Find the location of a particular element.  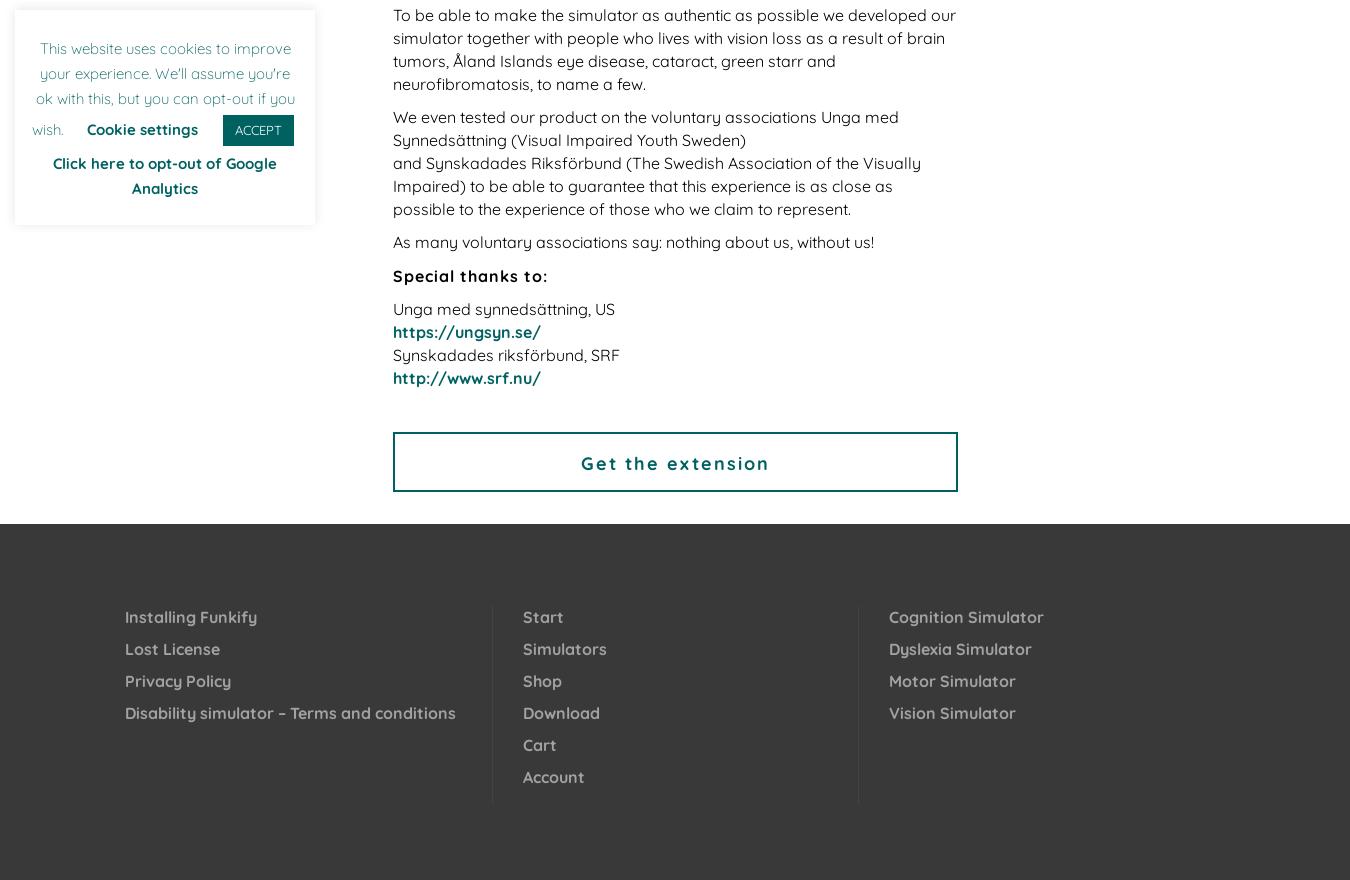

'We even tested our product on the voluntary associations Unga med Synnedsättning (Visual Impaired Youth Sweden) and Synskadades Riksförbund (The Swedish Association of the Visually Impaired) to be able to guarantee that this experience is as close as possible to the experience of those who we claim to represent.' is located at coordinates (655, 161).